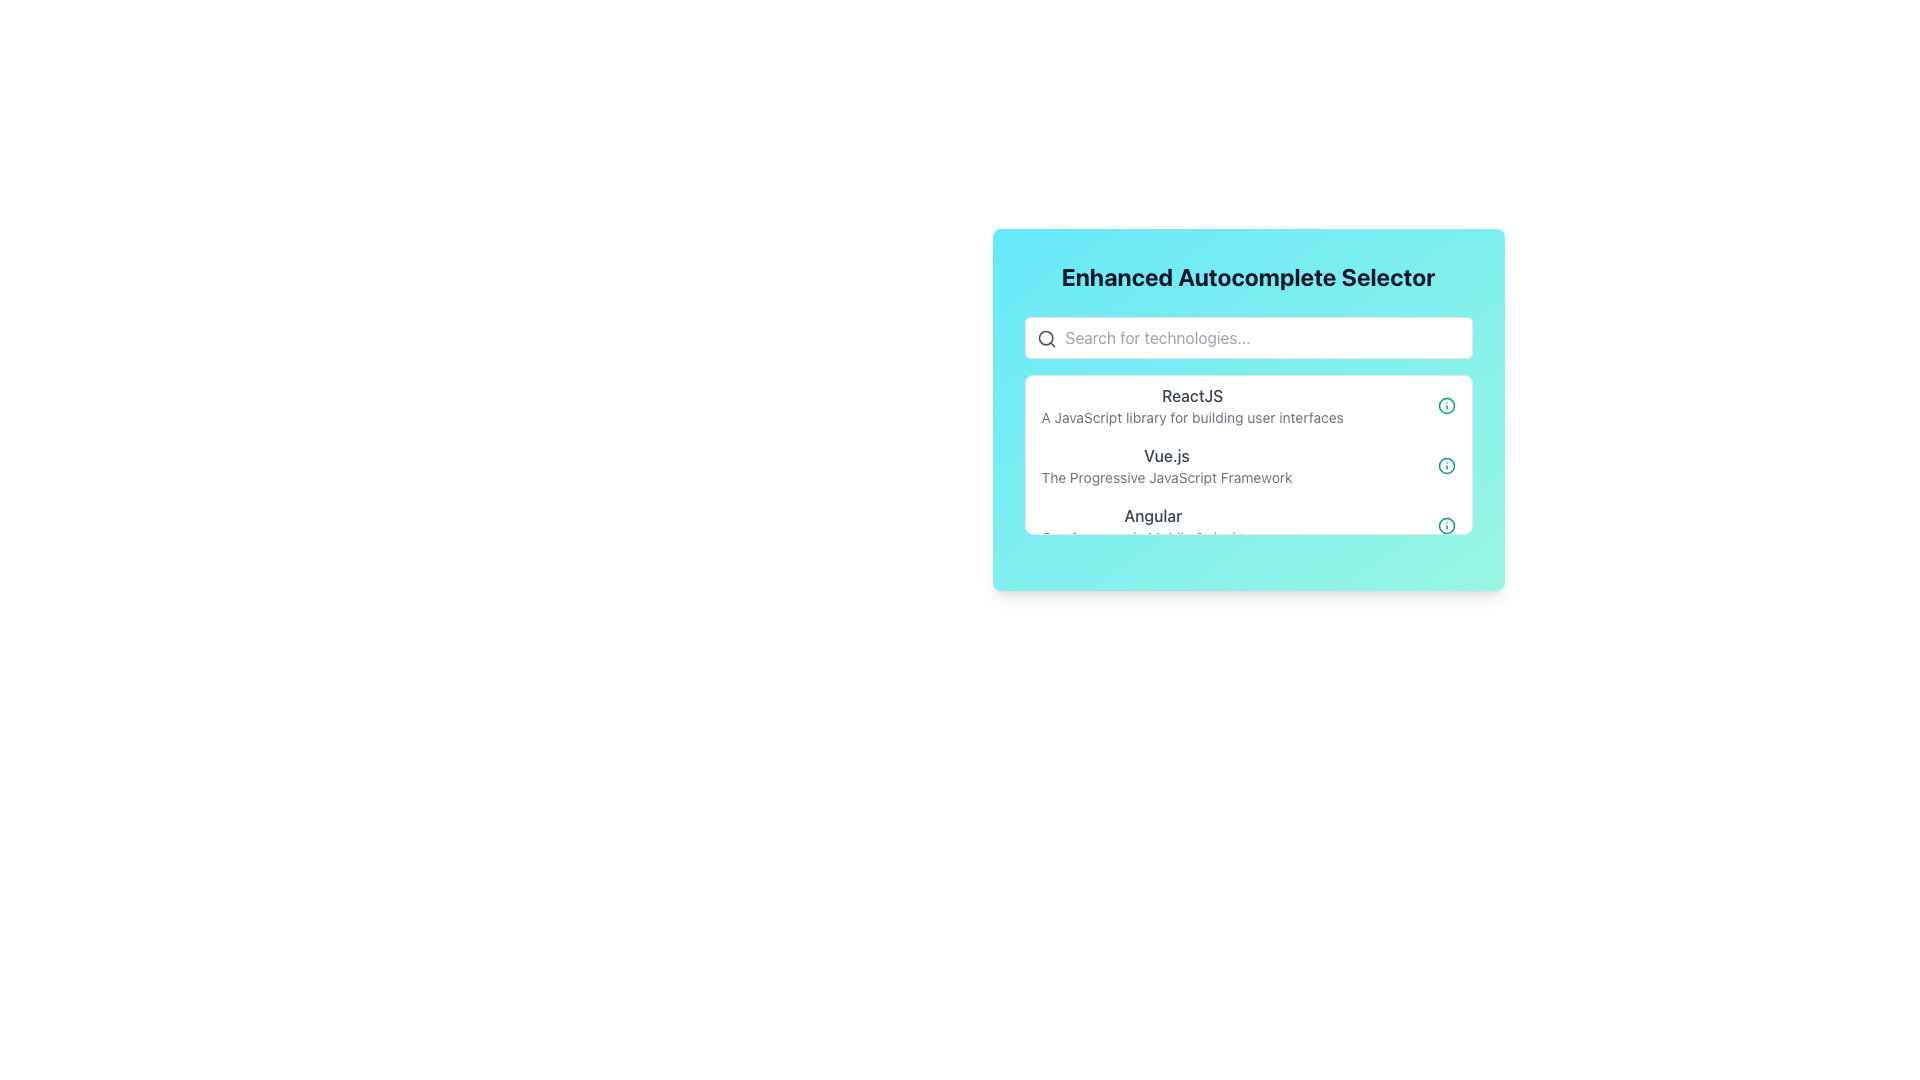 The image size is (1920, 1080). I want to click on the second item in the dropdown menu that provides information about 'Vue.js' technology, so click(1166, 466).